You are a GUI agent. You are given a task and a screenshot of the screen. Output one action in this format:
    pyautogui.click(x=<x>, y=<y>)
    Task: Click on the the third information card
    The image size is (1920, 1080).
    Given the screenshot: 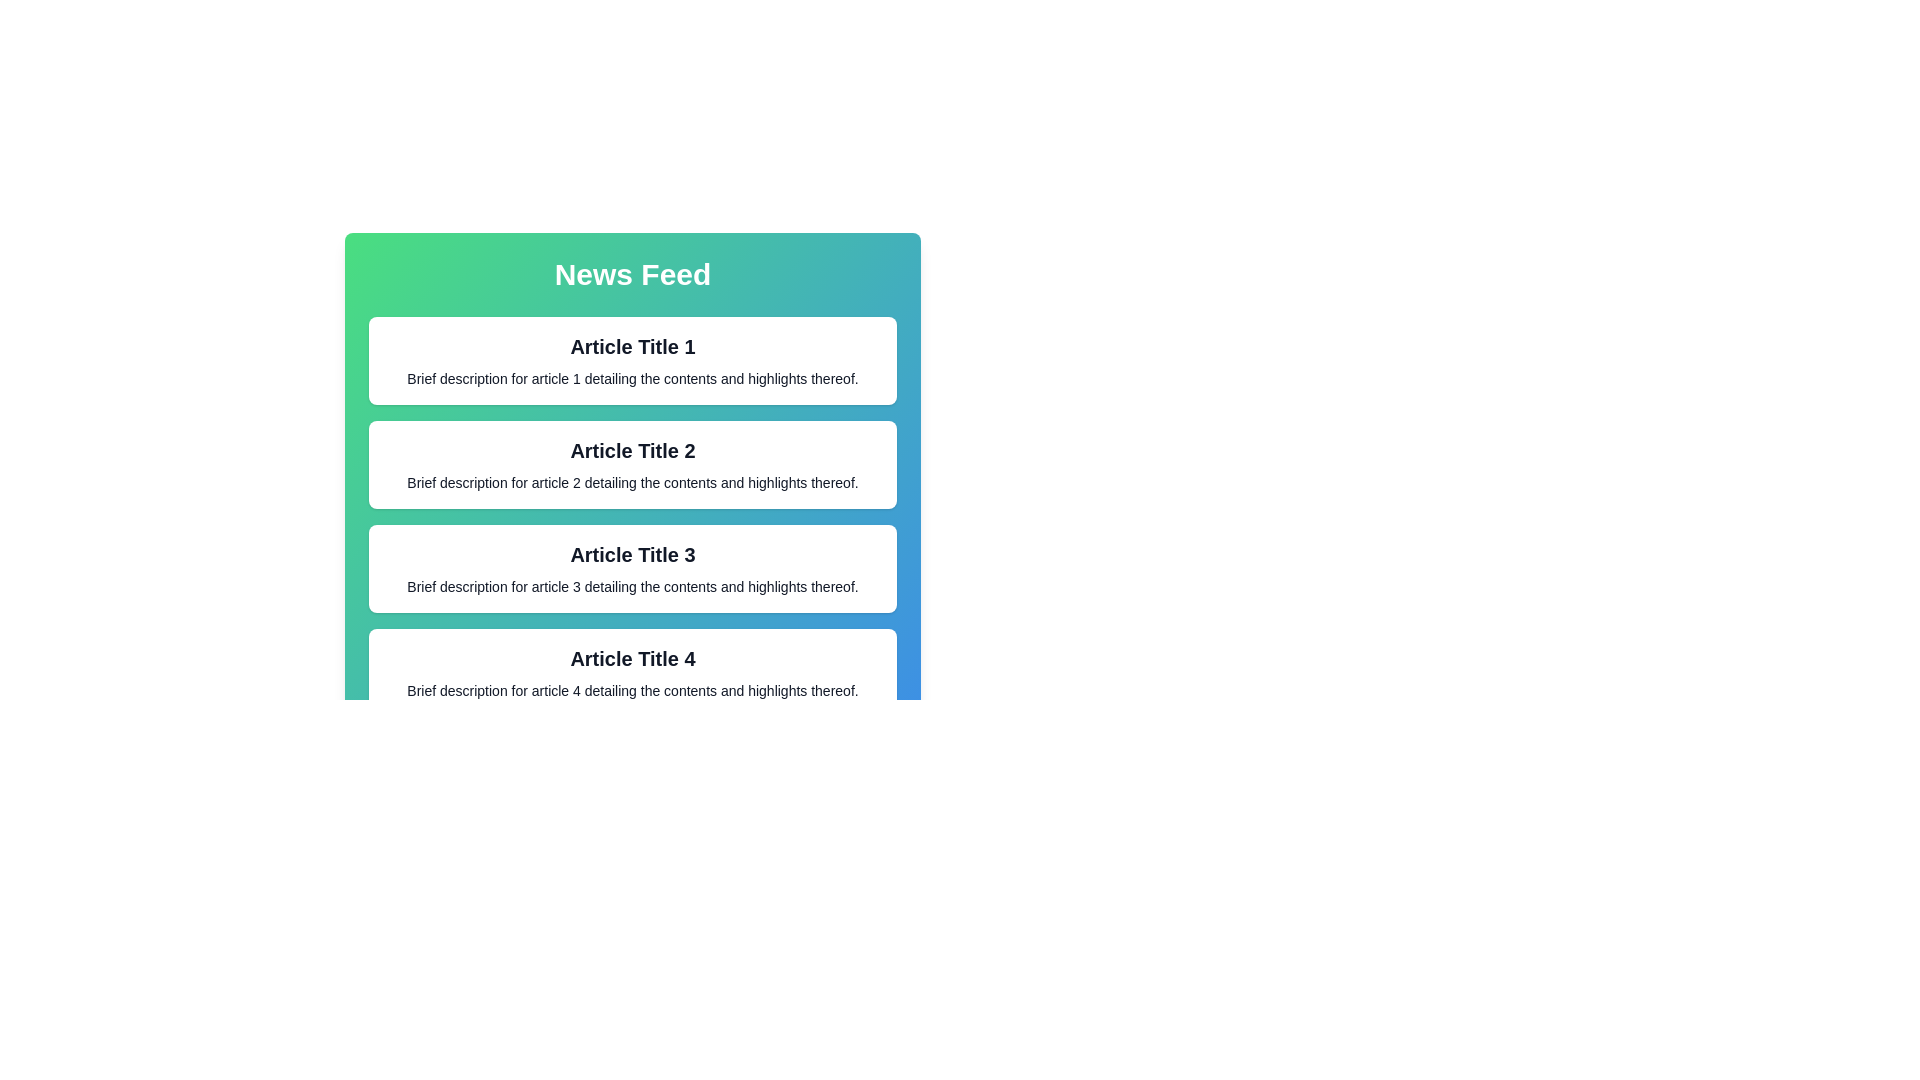 What is the action you would take?
    pyautogui.click(x=632, y=569)
    